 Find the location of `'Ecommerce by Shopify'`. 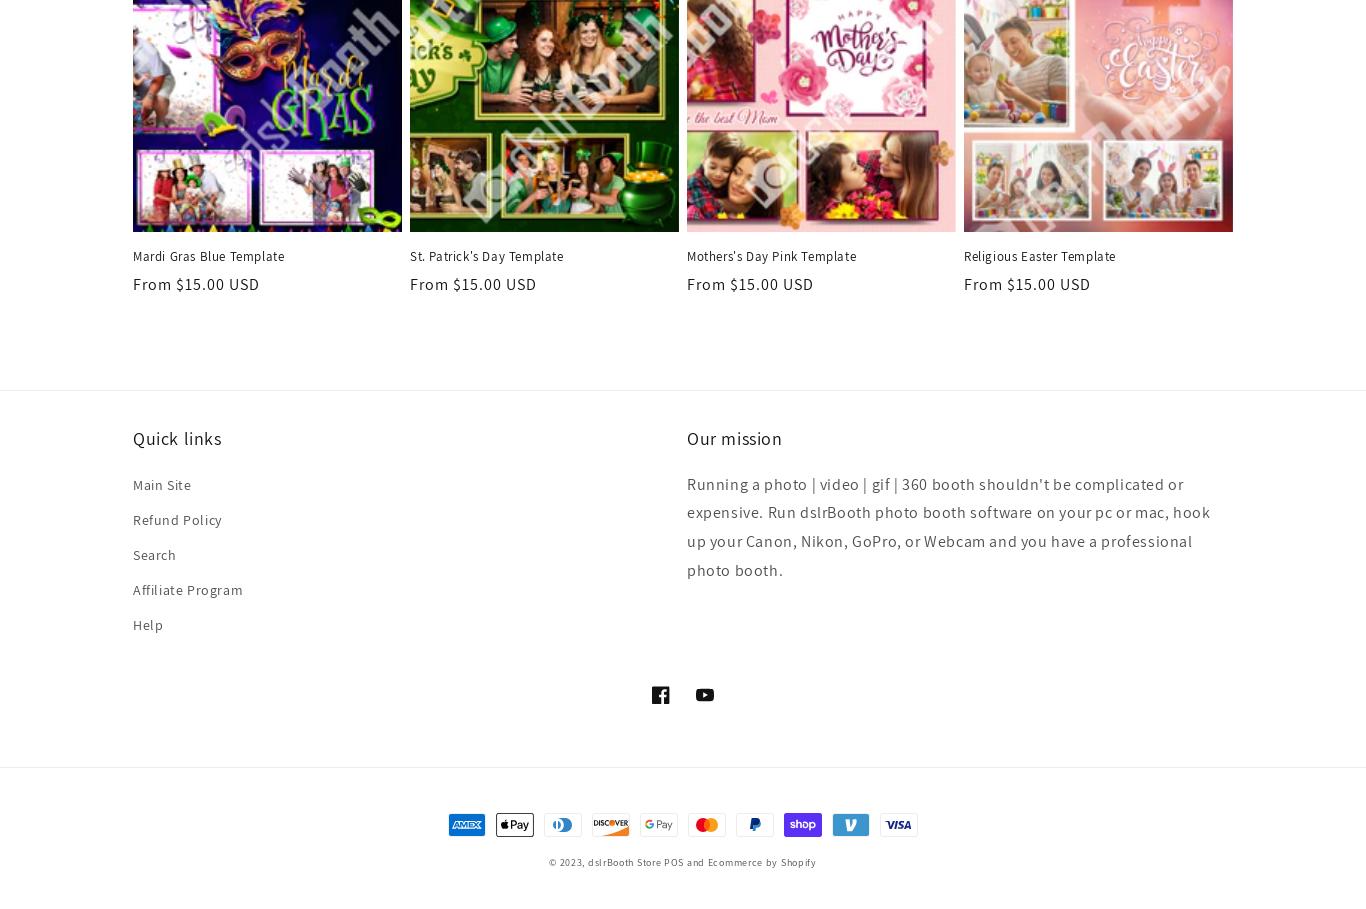

'Ecommerce by Shopify' is located at coordinates (761, 861).